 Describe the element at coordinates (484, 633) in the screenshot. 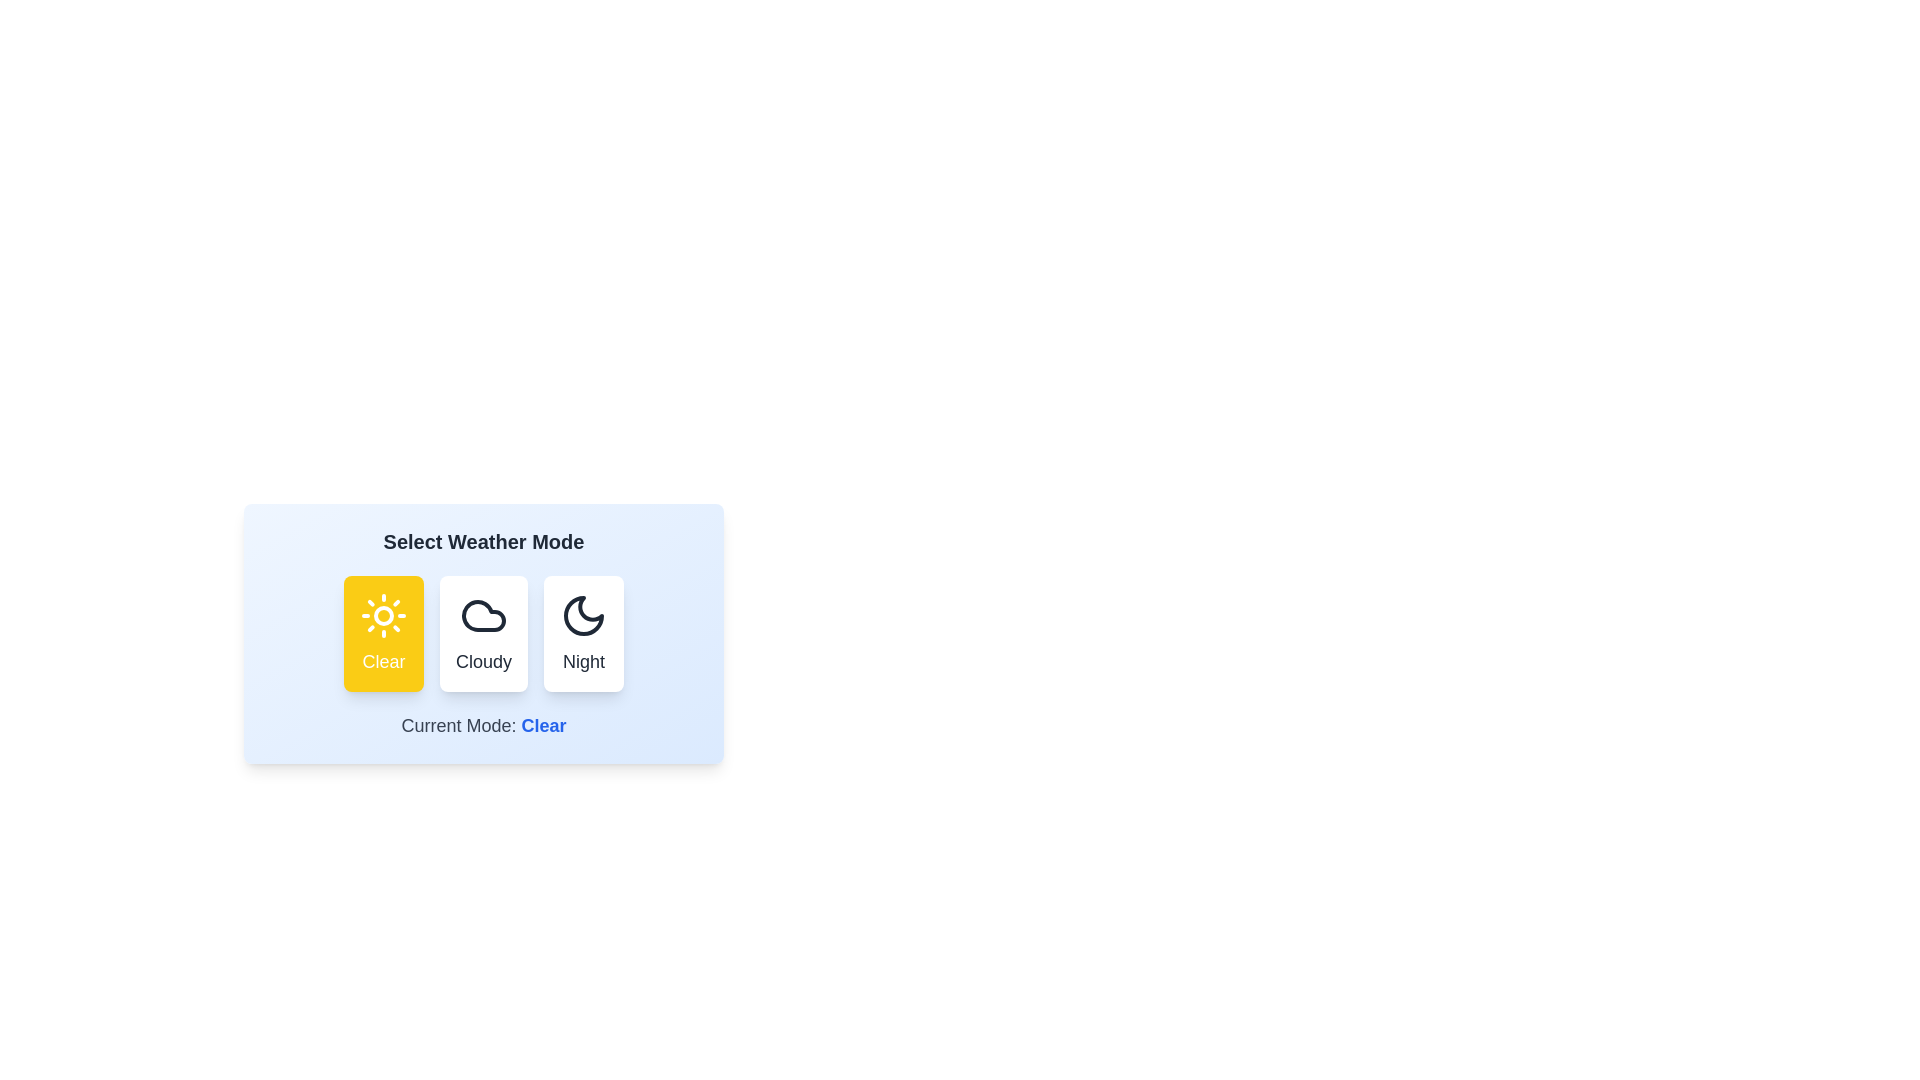

I see `the Cloudy button to view its hover effect` at that location.